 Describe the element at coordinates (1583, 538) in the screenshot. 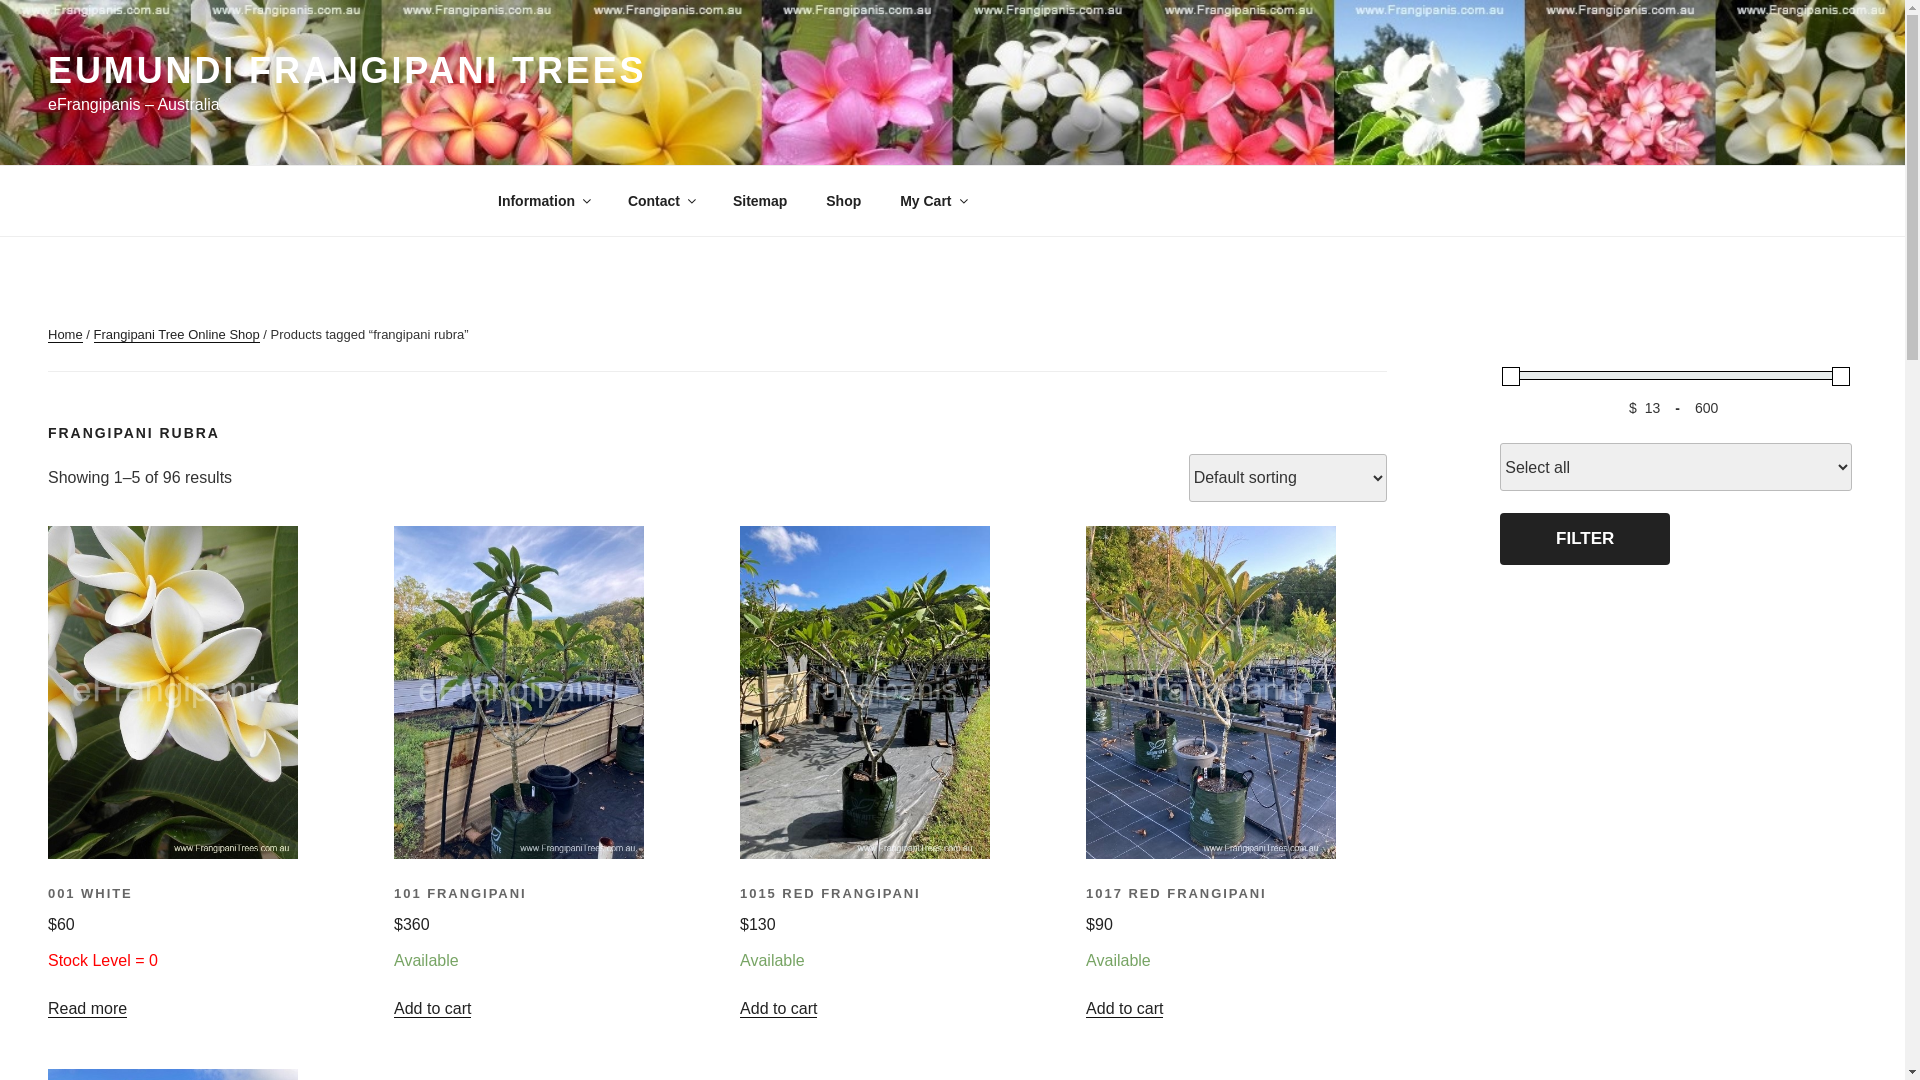

I see `'FILTER'` at that location.